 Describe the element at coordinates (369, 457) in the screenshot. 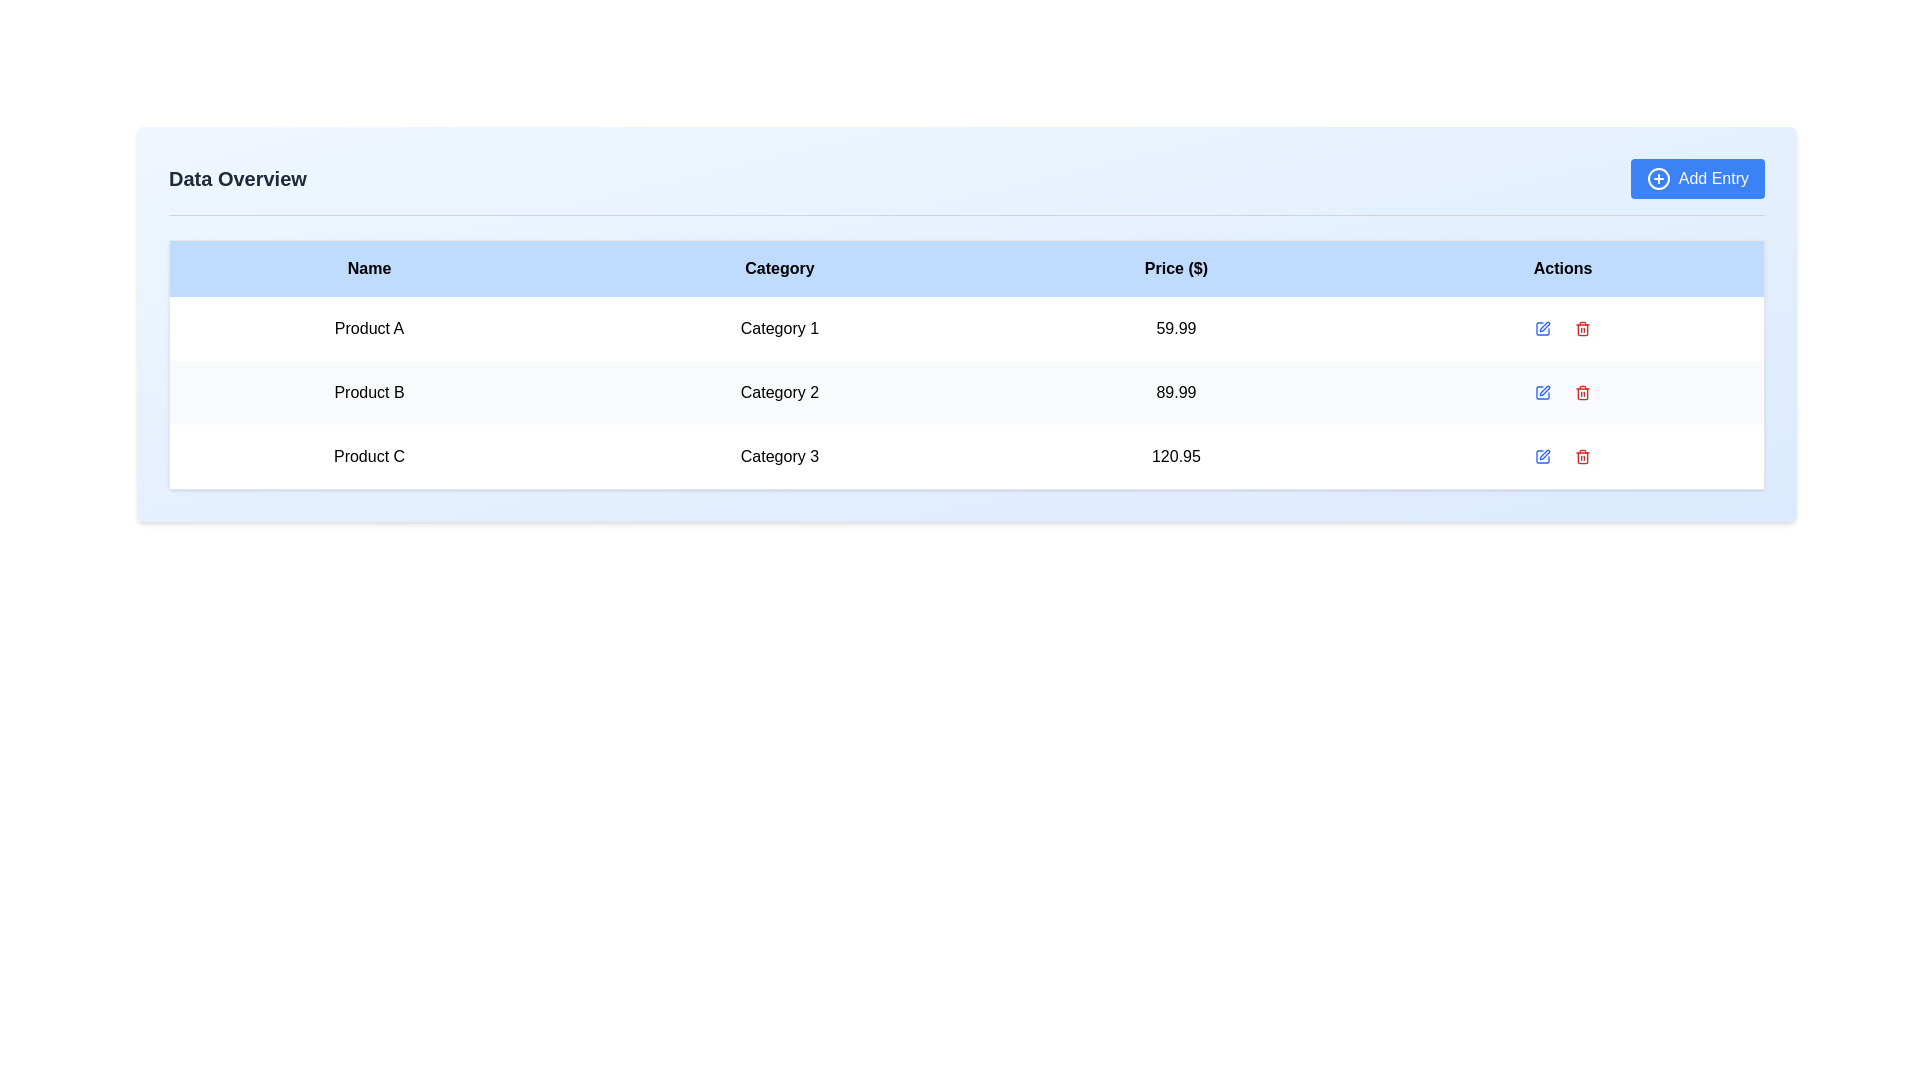

I see `the text label displaying the product name, located in the first cell of the third row of the table under the 'Name' column` at that location.